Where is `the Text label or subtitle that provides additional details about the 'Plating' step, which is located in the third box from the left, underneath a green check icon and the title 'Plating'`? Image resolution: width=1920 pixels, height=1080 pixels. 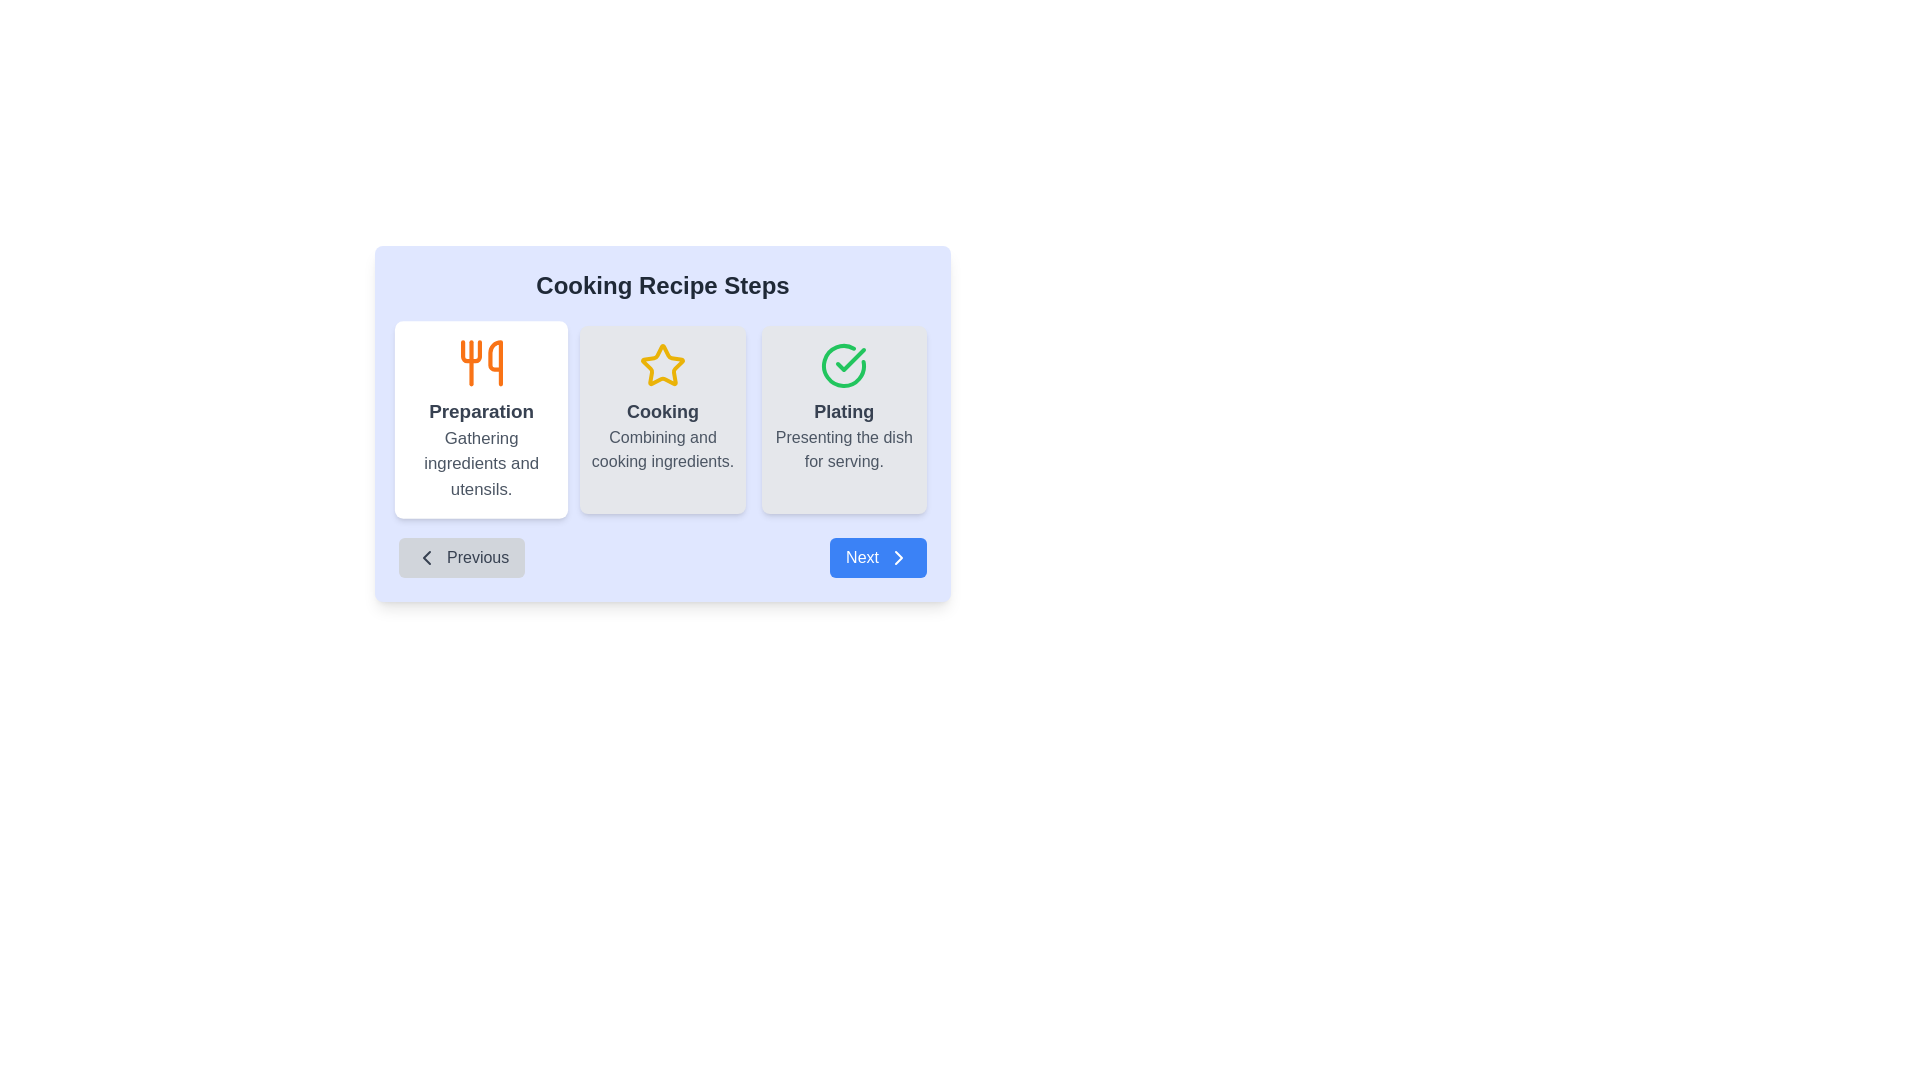
the Text label or subtitle that provides additional details about the 'Plating' step, which is located in the third box from the left, underneath a green check icon and the title 'Plating' is located at coordinates (844, 450).